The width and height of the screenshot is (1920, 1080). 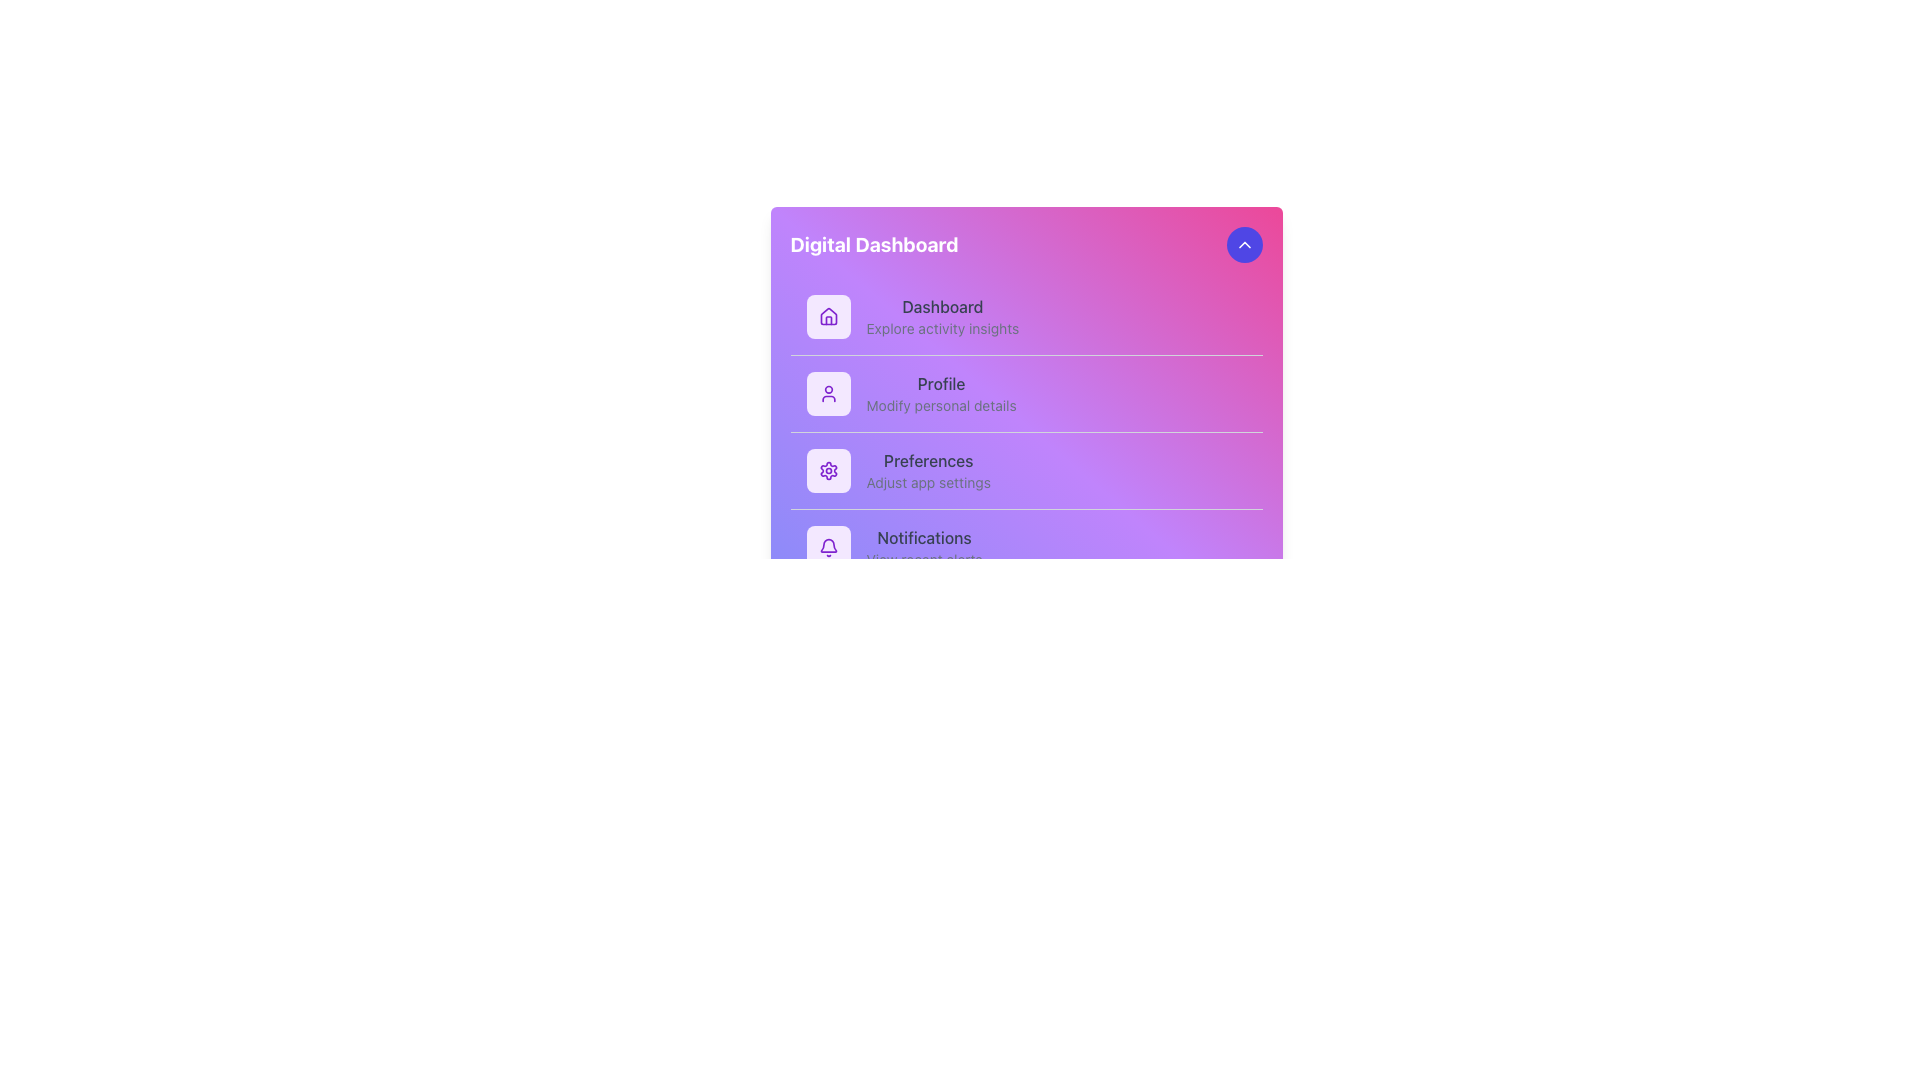 What do you see at coordinates (828, 393) in the screenshot?
I see `the profile modification icon with a light purple background and darker purple border, located in the second row of the vertical list menu labeled 'Profile Modify personal details.'` at bounding box center [828, 393].